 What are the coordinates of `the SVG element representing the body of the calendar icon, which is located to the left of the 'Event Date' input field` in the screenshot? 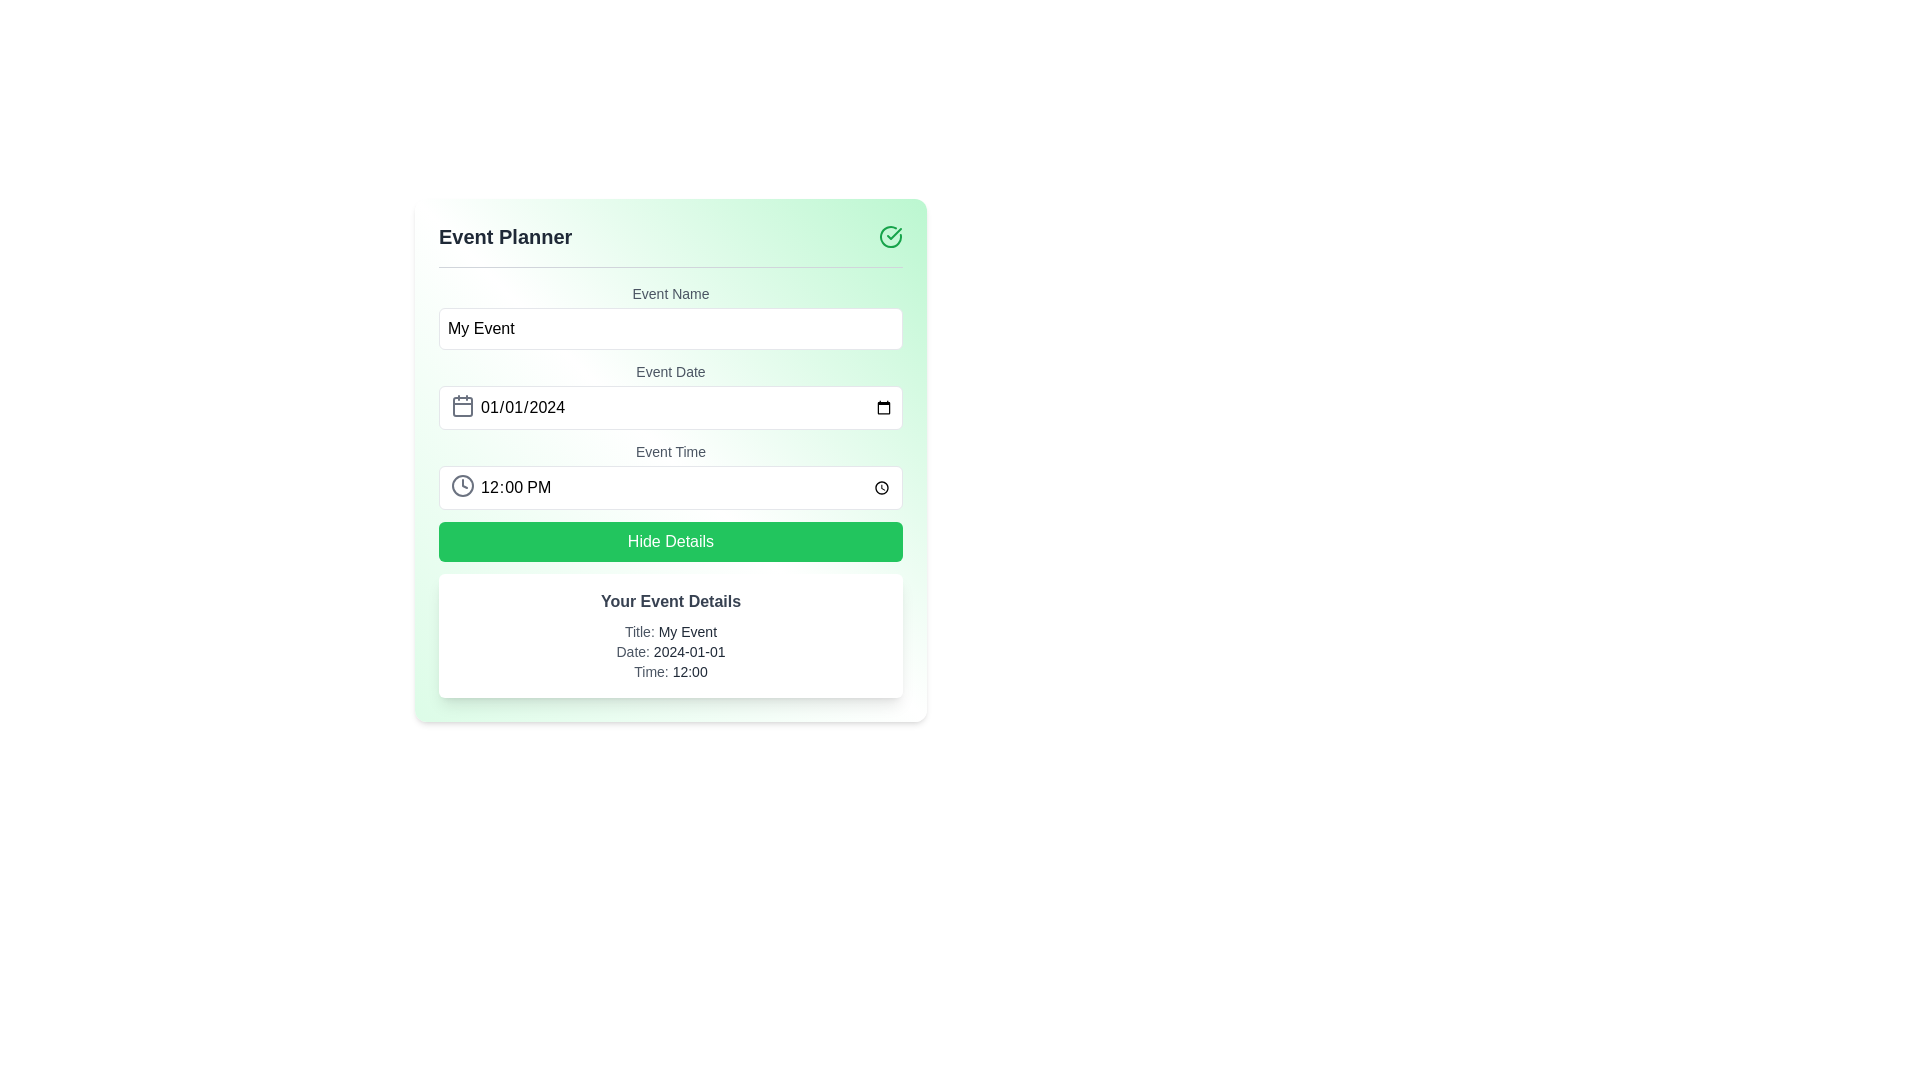 It's located at (461, 406).